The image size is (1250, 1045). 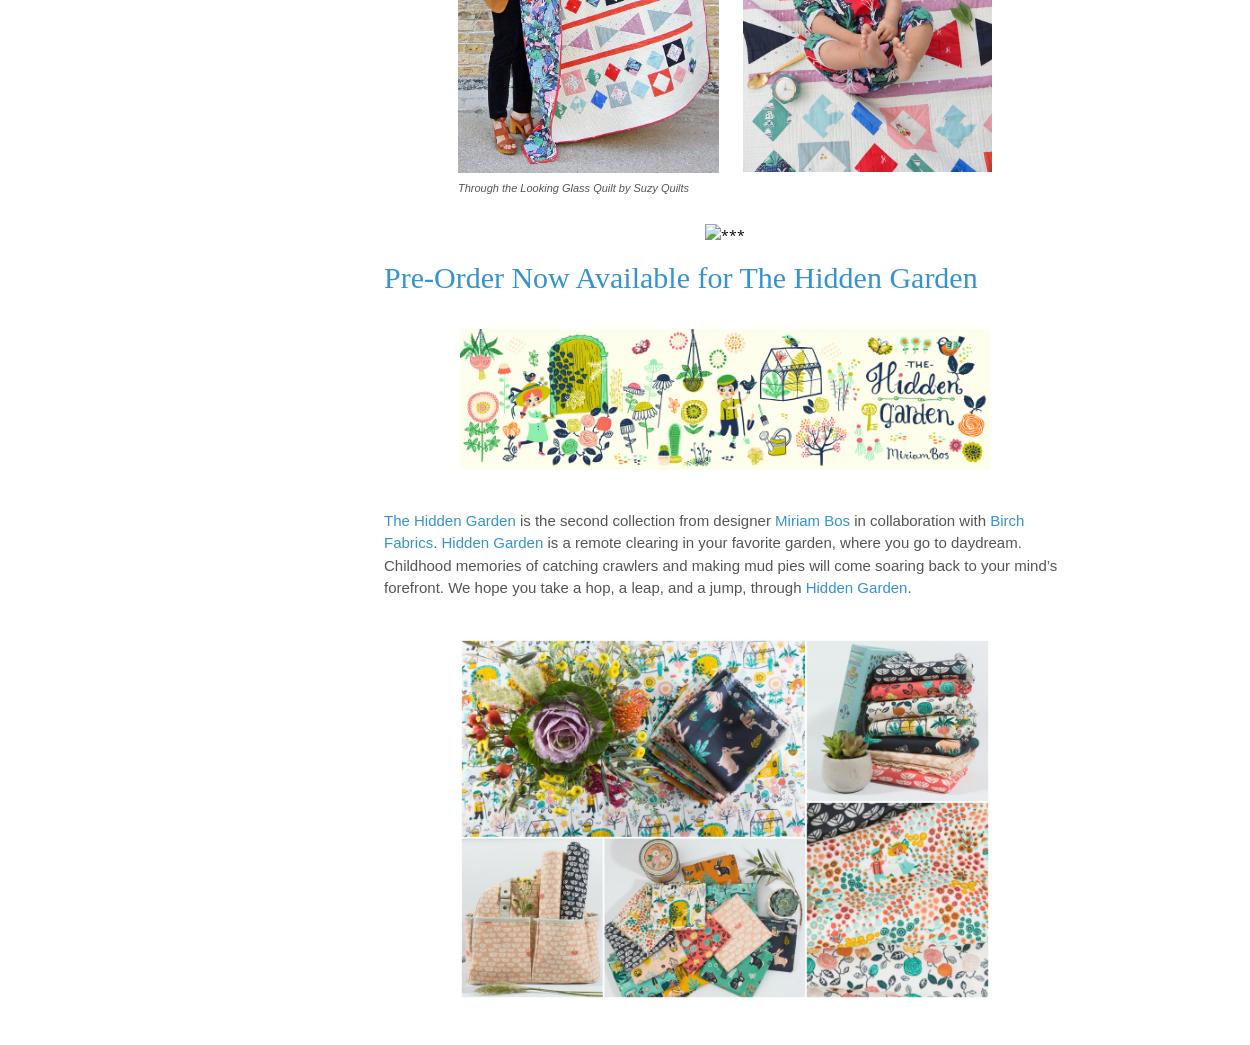 I want to click on 'The Hidden Garden', so click(x=383, y=518).